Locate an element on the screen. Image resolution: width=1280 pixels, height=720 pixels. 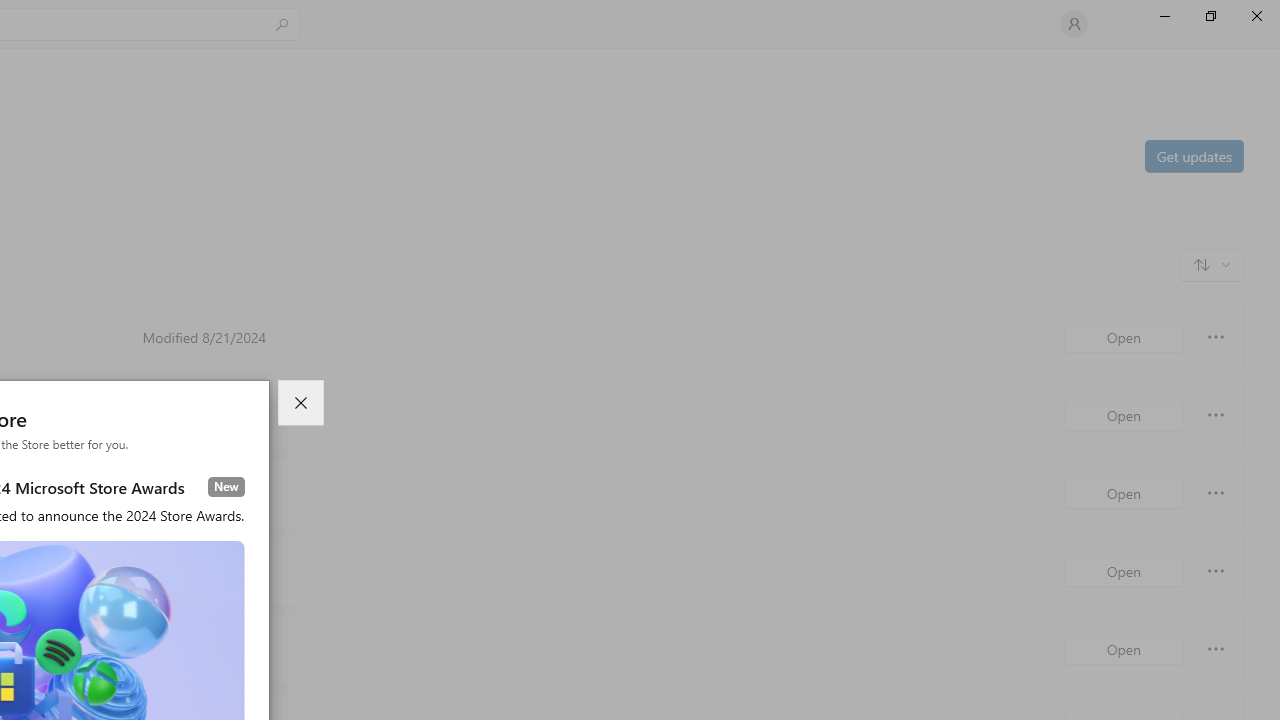
'Close dialog' is located at coordinates (299, 403).